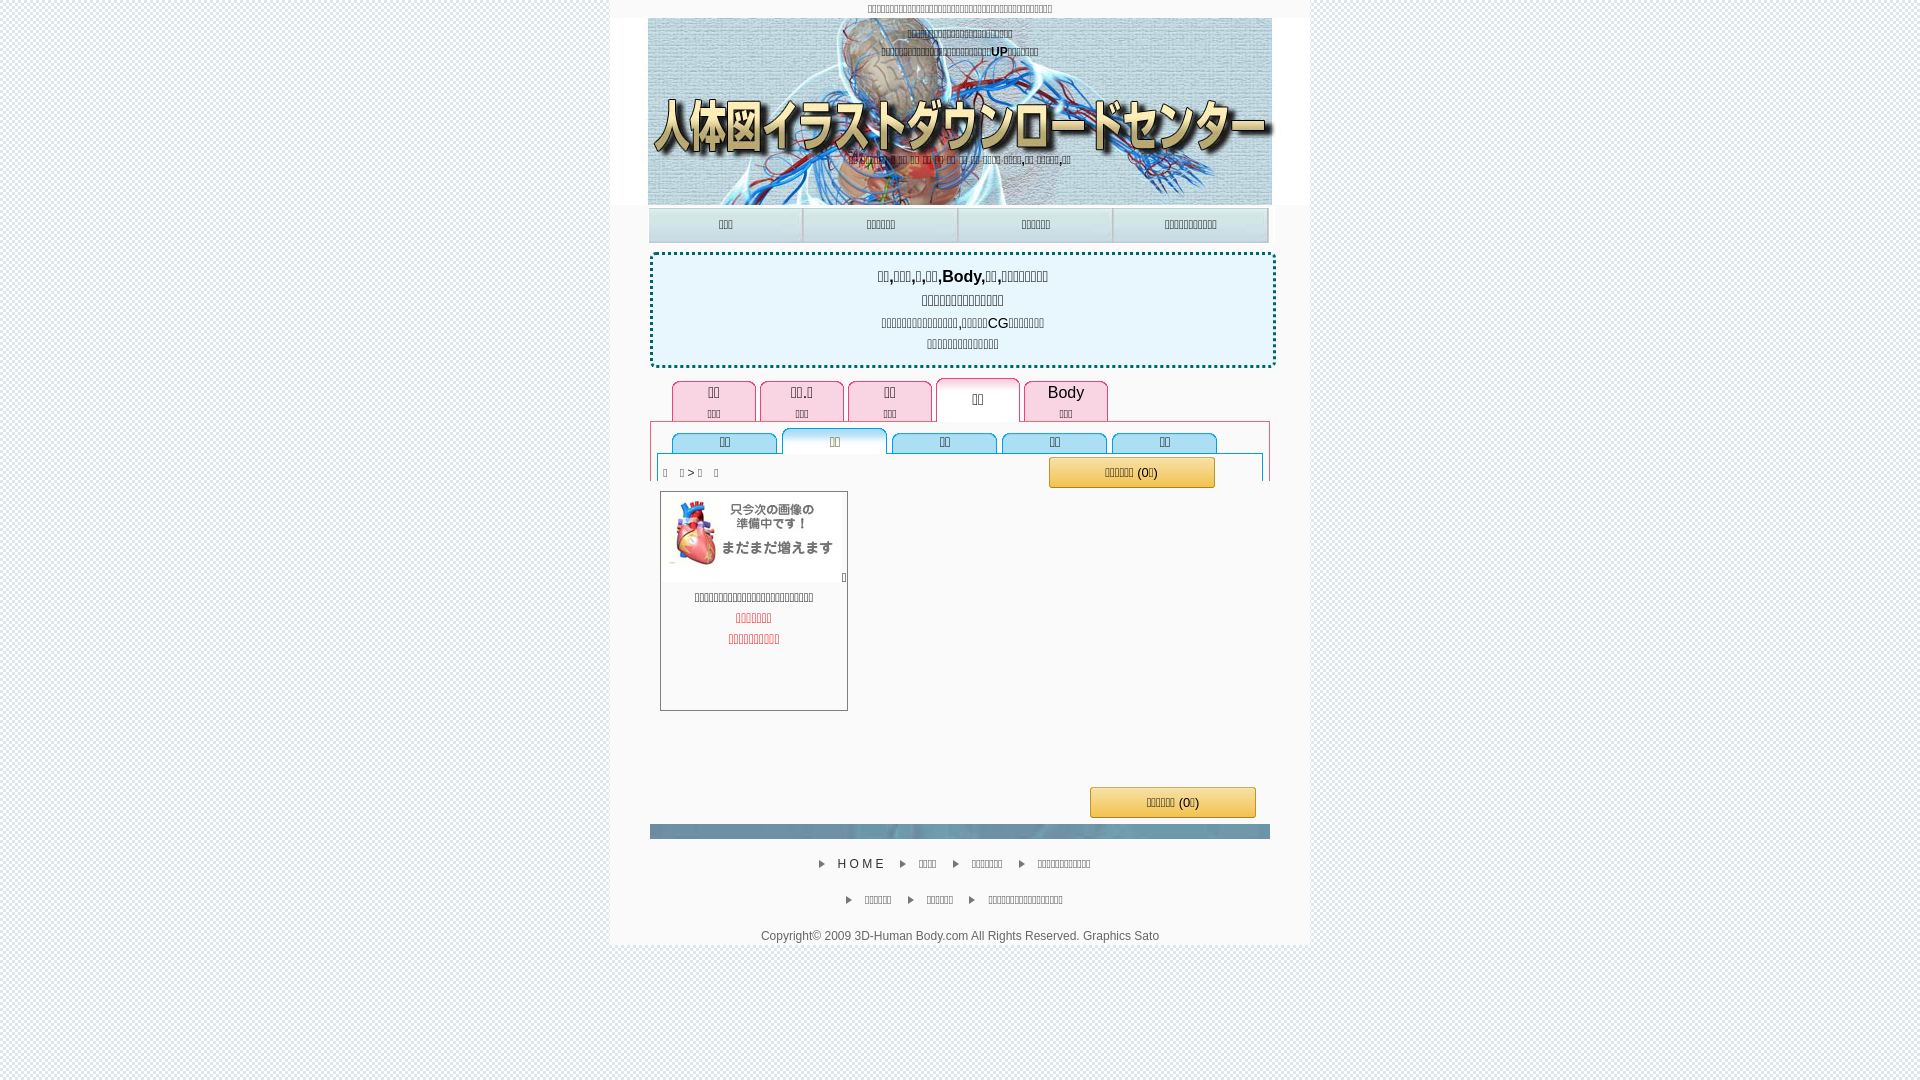  What do you see at coordinates (857, 863) in the screenshot?
I see `'H O M E'` at bounding box center [857, 863].